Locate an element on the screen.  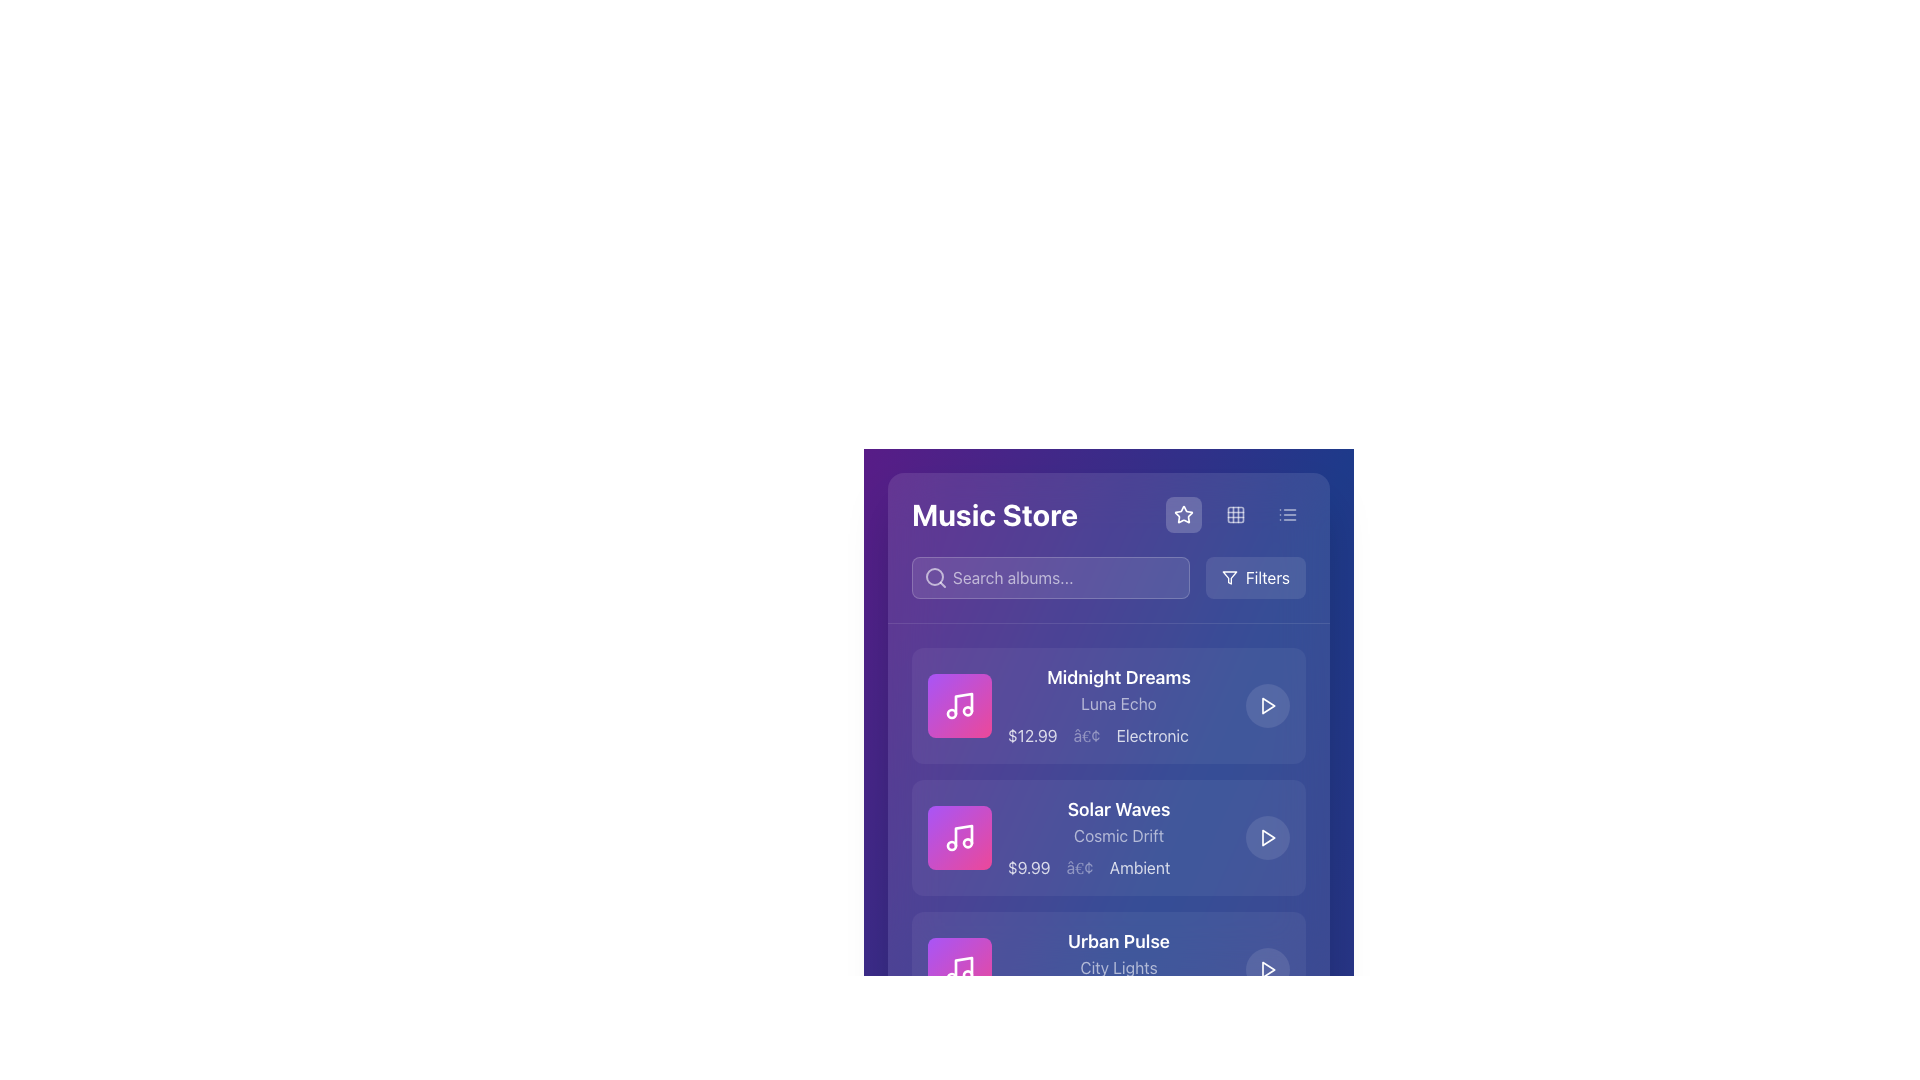
the price displayed in the Text Label element that shows '$12.99', styled with a light white font over a blue background, indicating the price for the product 'Midnight Dreams' is located at coordinates (1032, 736).